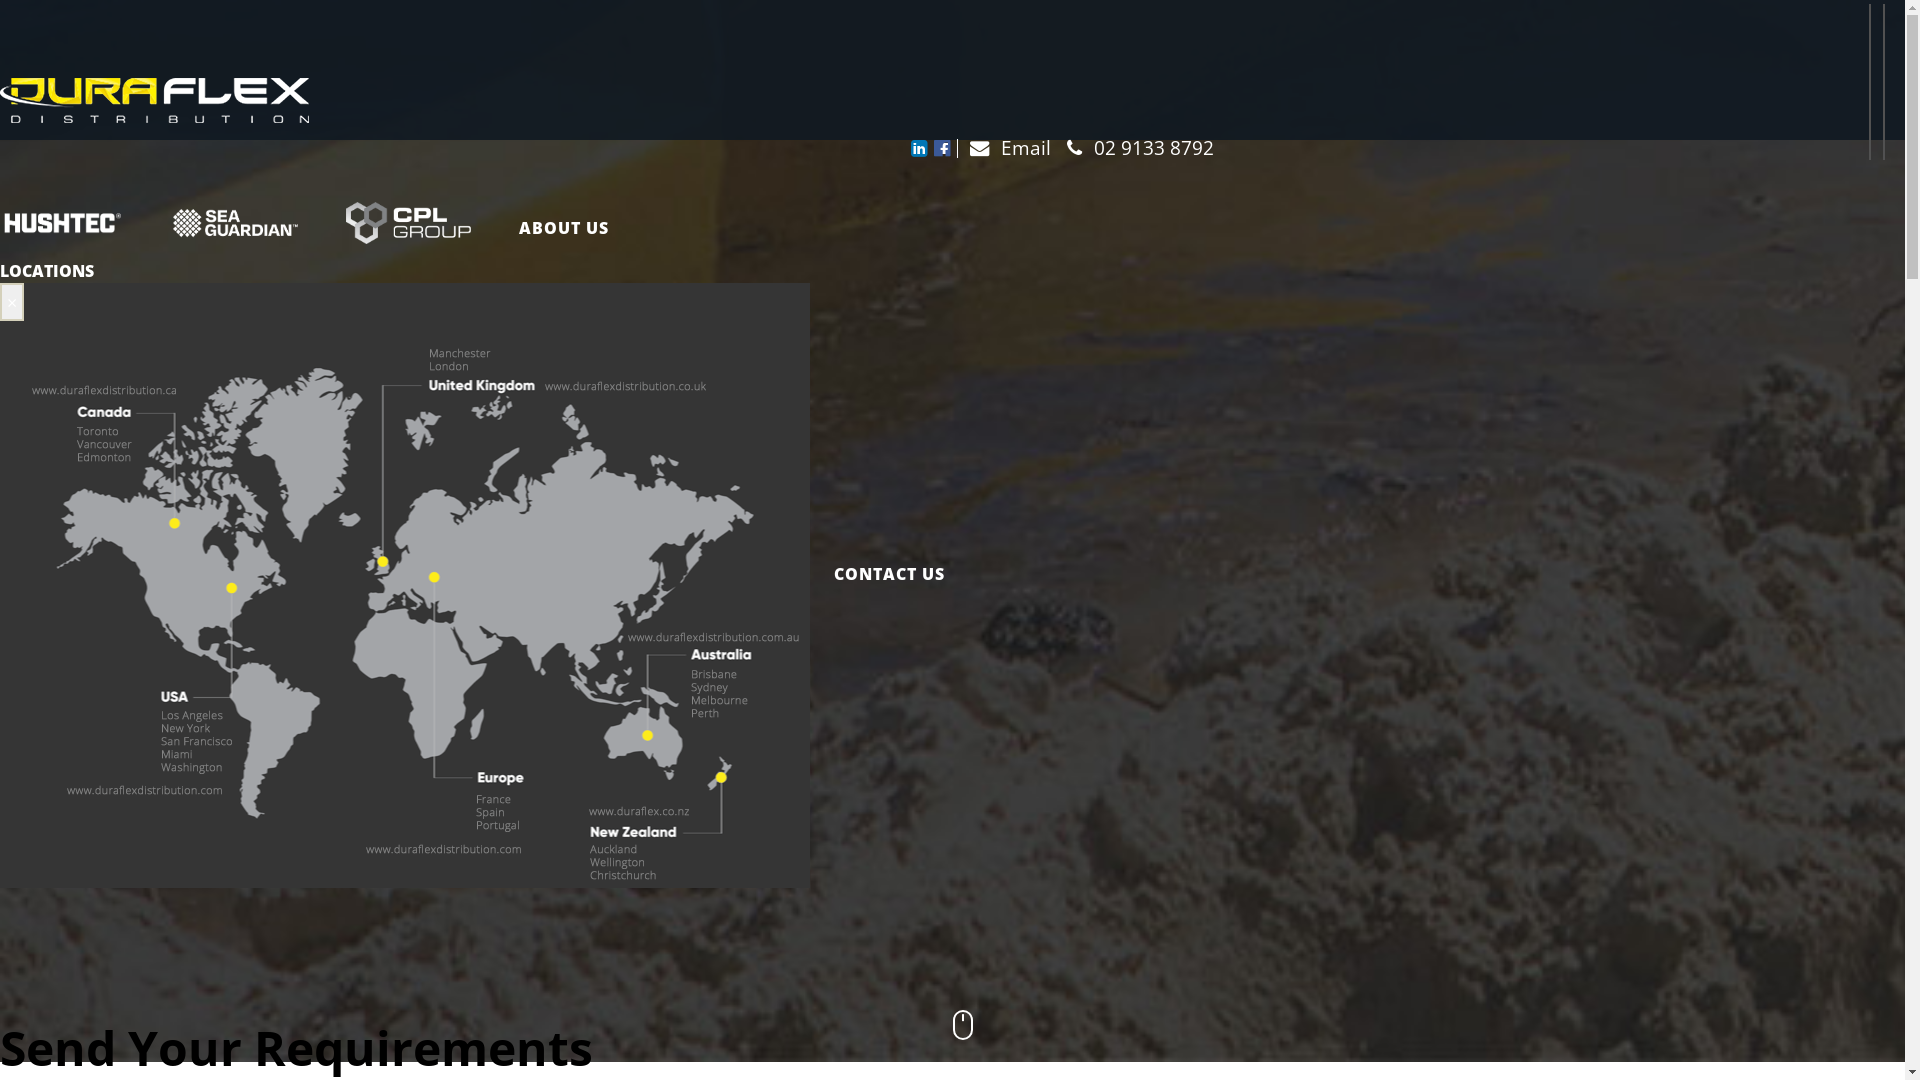 This screenshot has height=1080, width=1920. Describe the element at coordinates (1003, 146) in the screenshot. I see `'Email'` at that location.